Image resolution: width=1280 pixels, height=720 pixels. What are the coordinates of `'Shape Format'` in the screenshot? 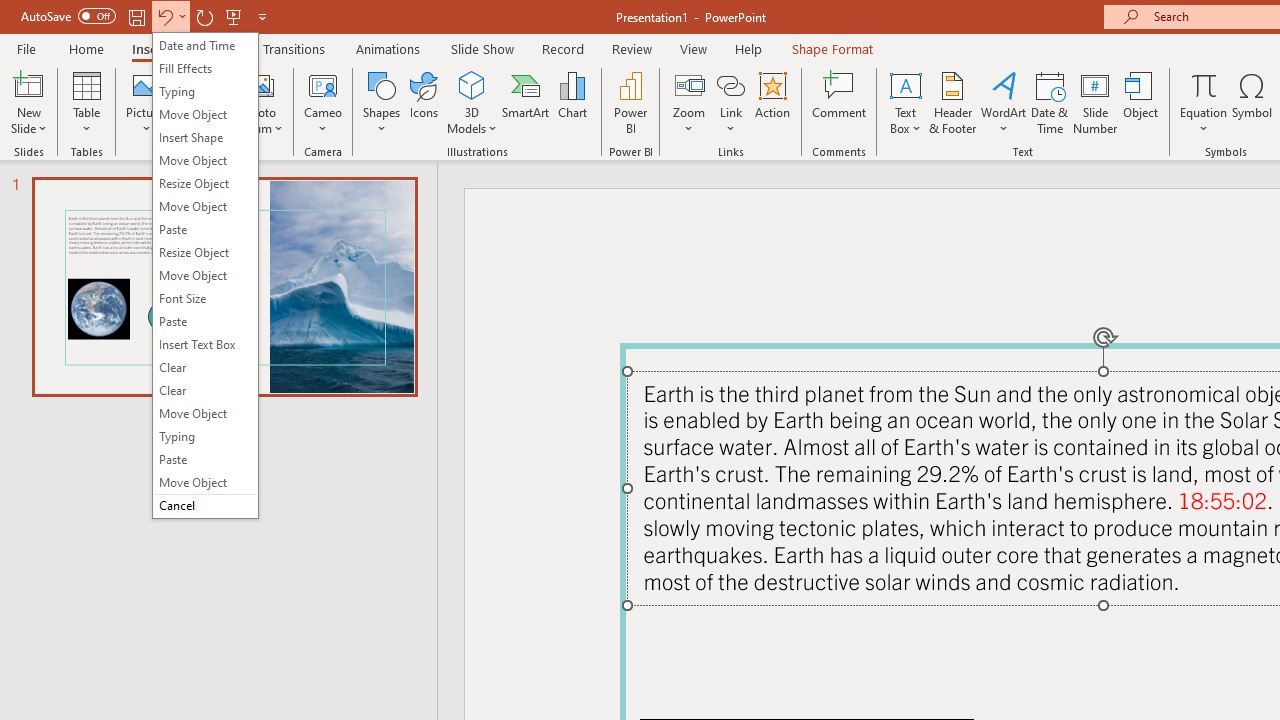 It's located at (832, 48).